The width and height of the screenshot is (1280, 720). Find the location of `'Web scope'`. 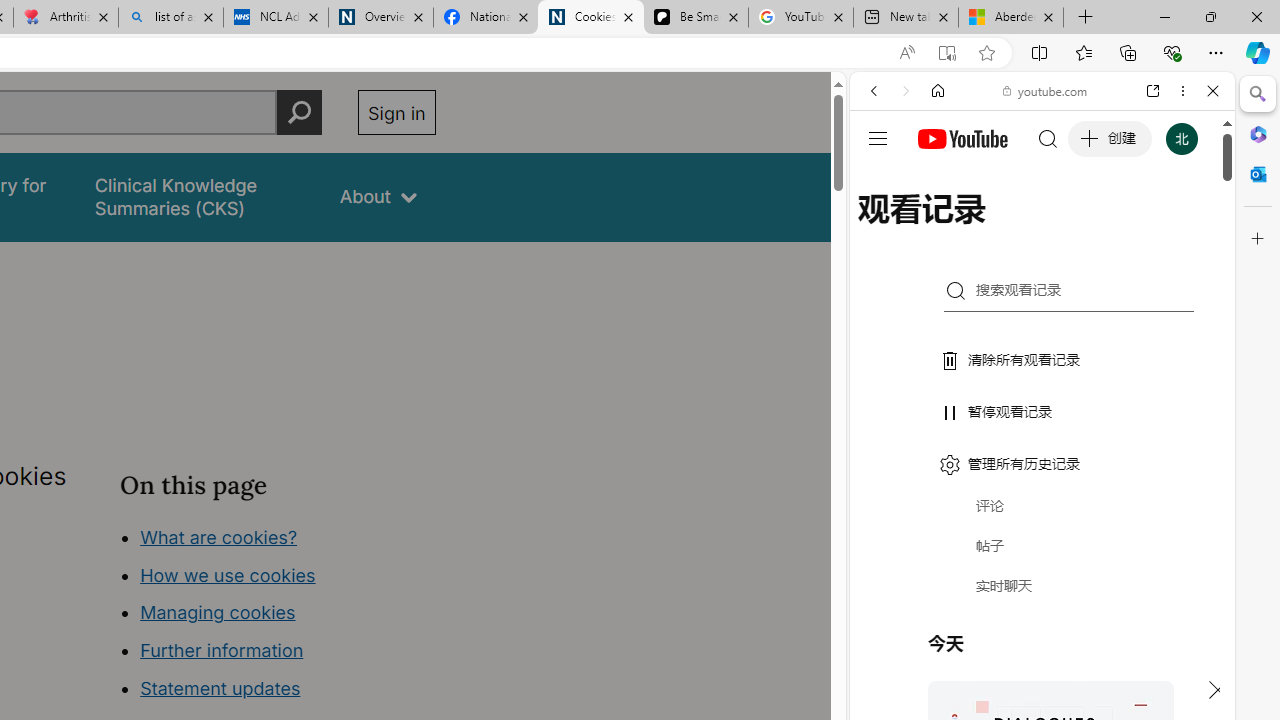

'Web scope' is located at coordinates (881, 180).